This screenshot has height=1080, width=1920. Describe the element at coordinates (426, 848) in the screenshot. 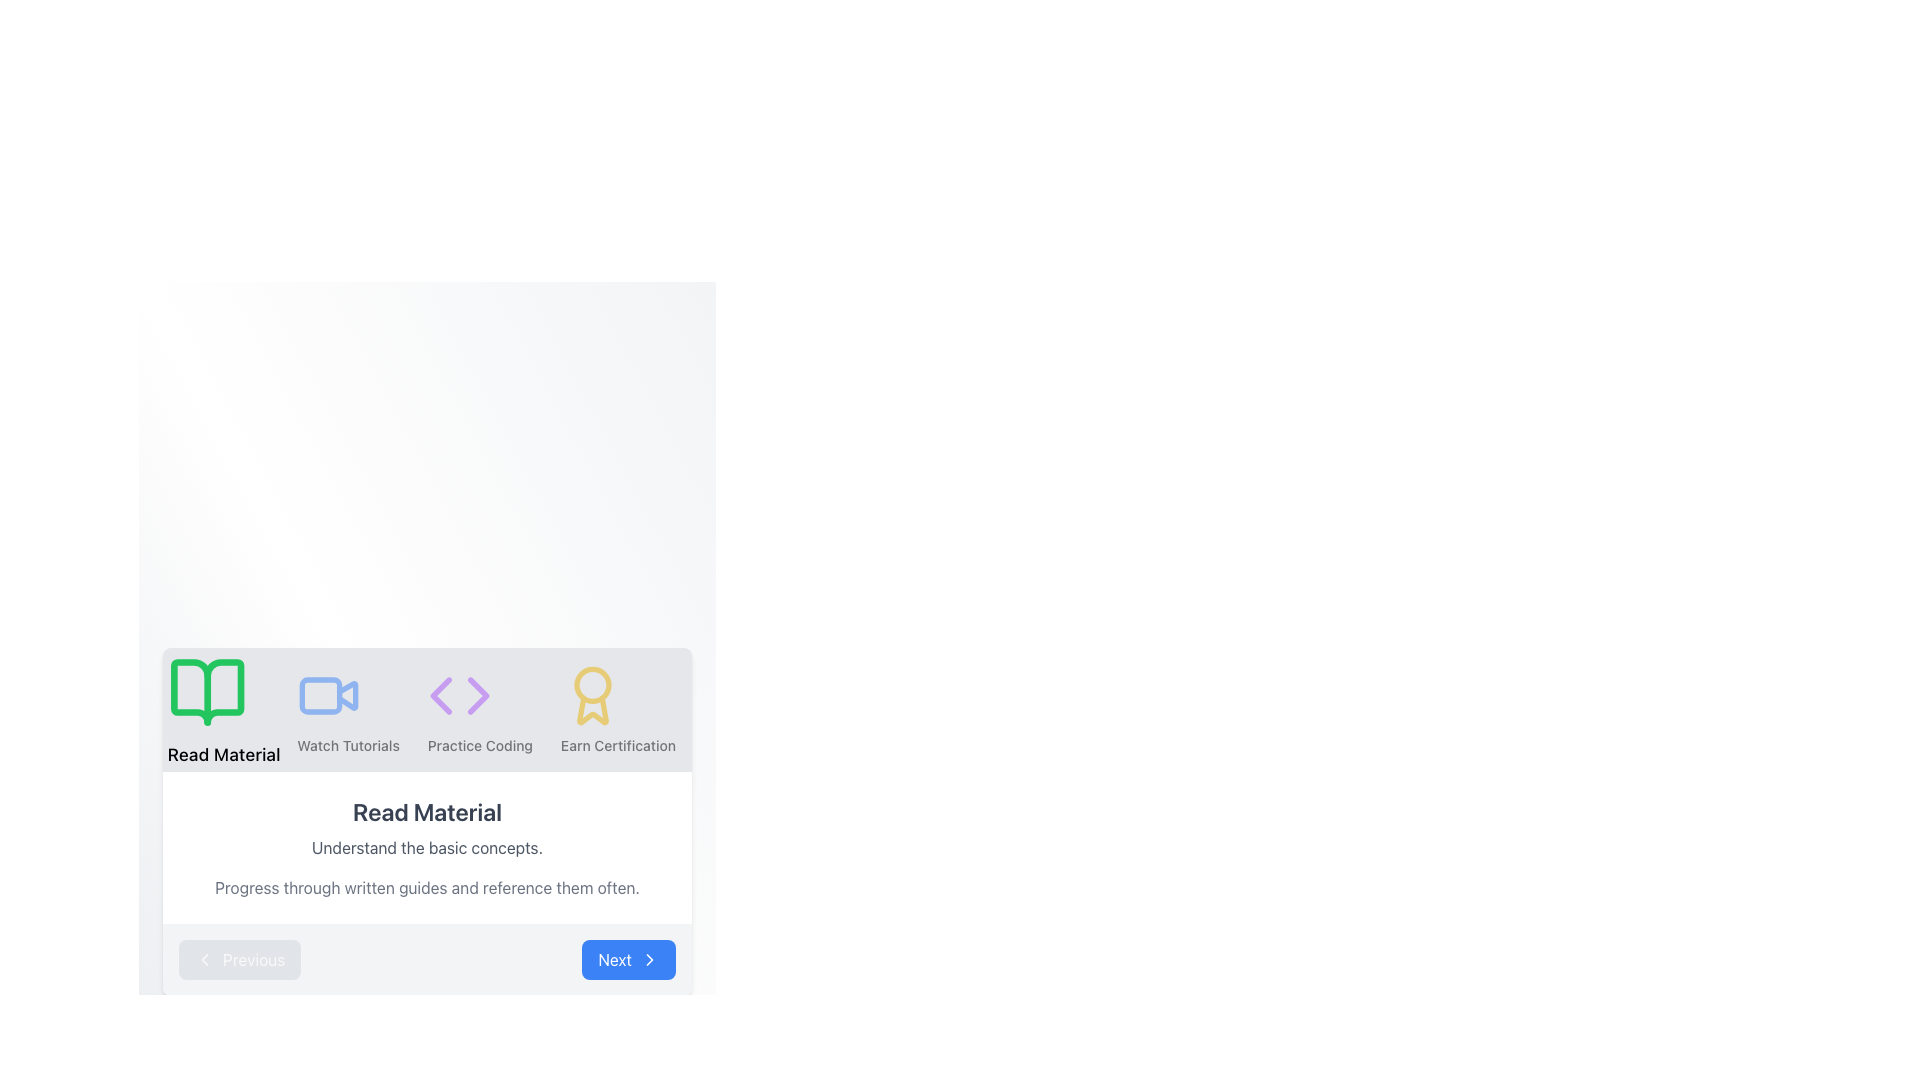

I see `text group that contains the heading 'Read Material' and its descriptions, which are centrally aligned within a light-colored box, located above the 'Previous' and 'Next' buttons` at that location.